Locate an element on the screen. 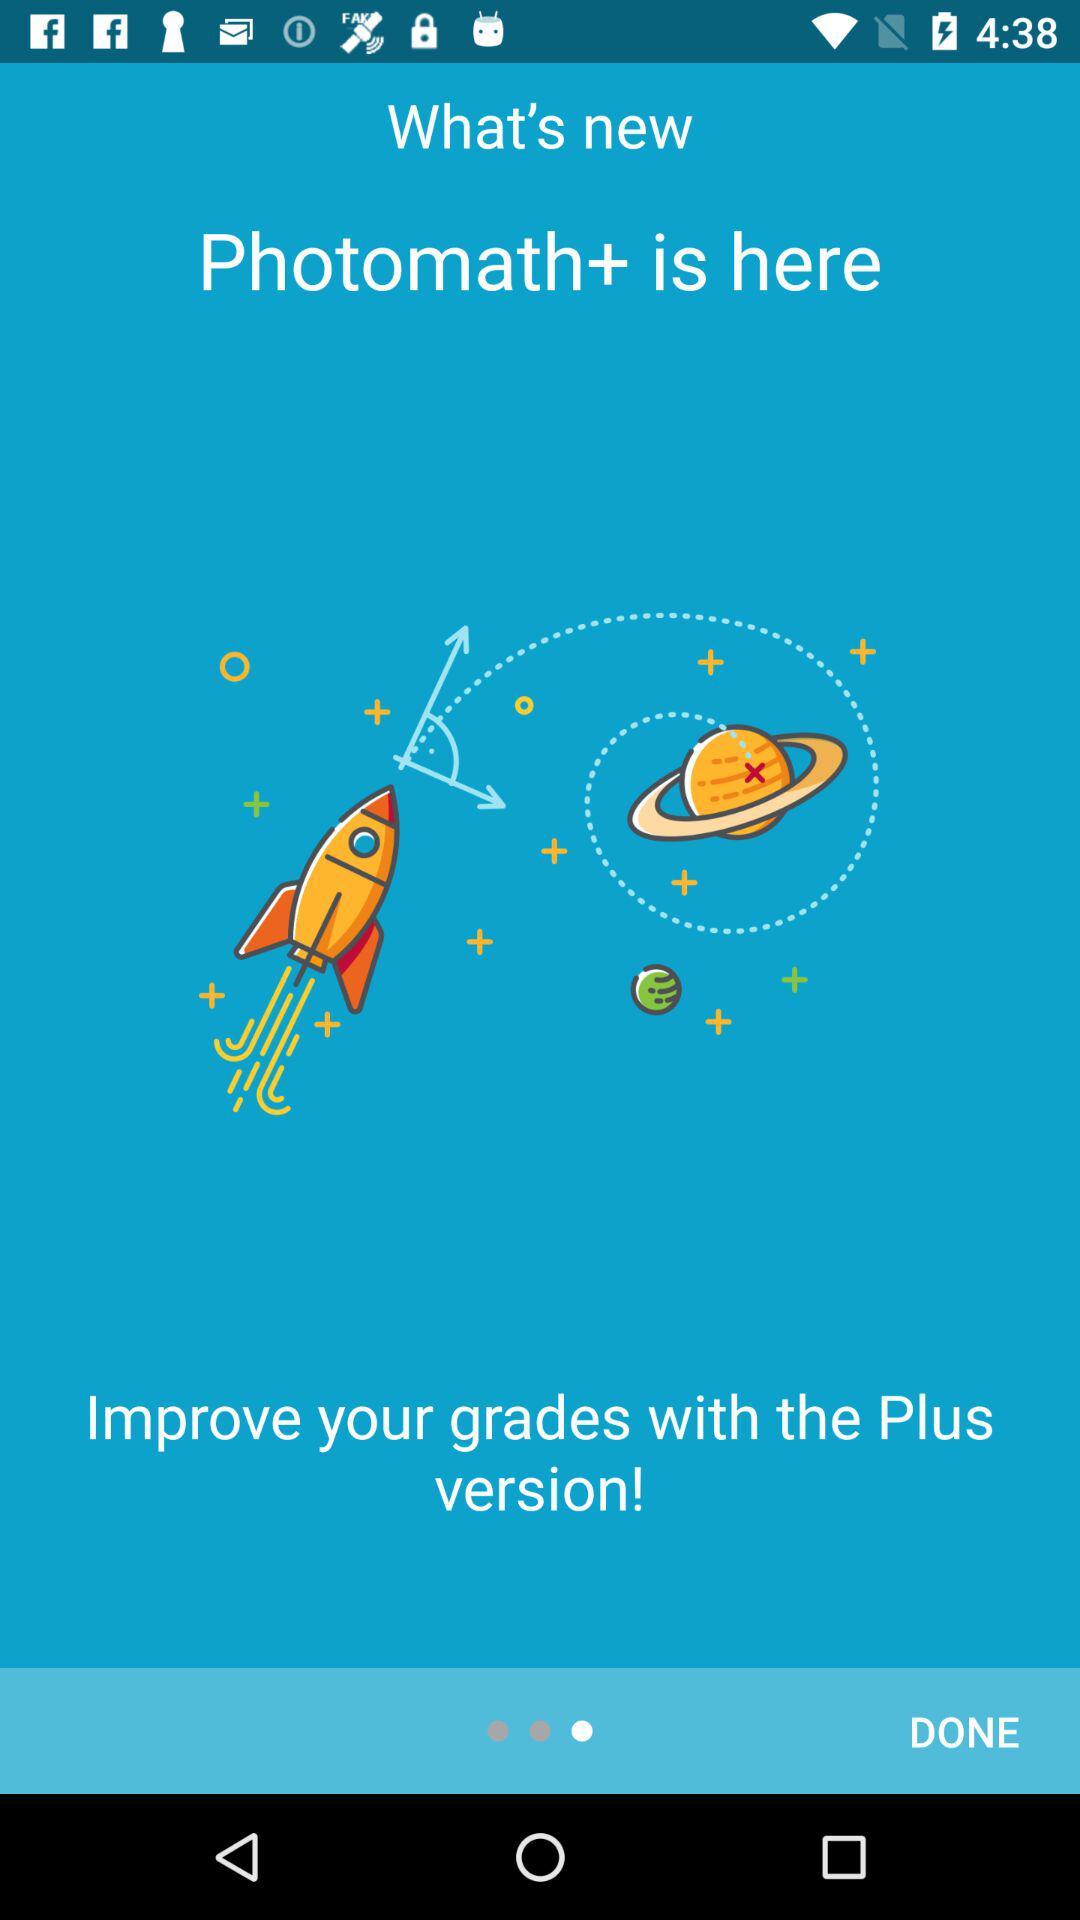 Image resolution: width=1080 pixels, height=1920 pixels. item below improve your grades icon is located at coordinates (963, 1730).